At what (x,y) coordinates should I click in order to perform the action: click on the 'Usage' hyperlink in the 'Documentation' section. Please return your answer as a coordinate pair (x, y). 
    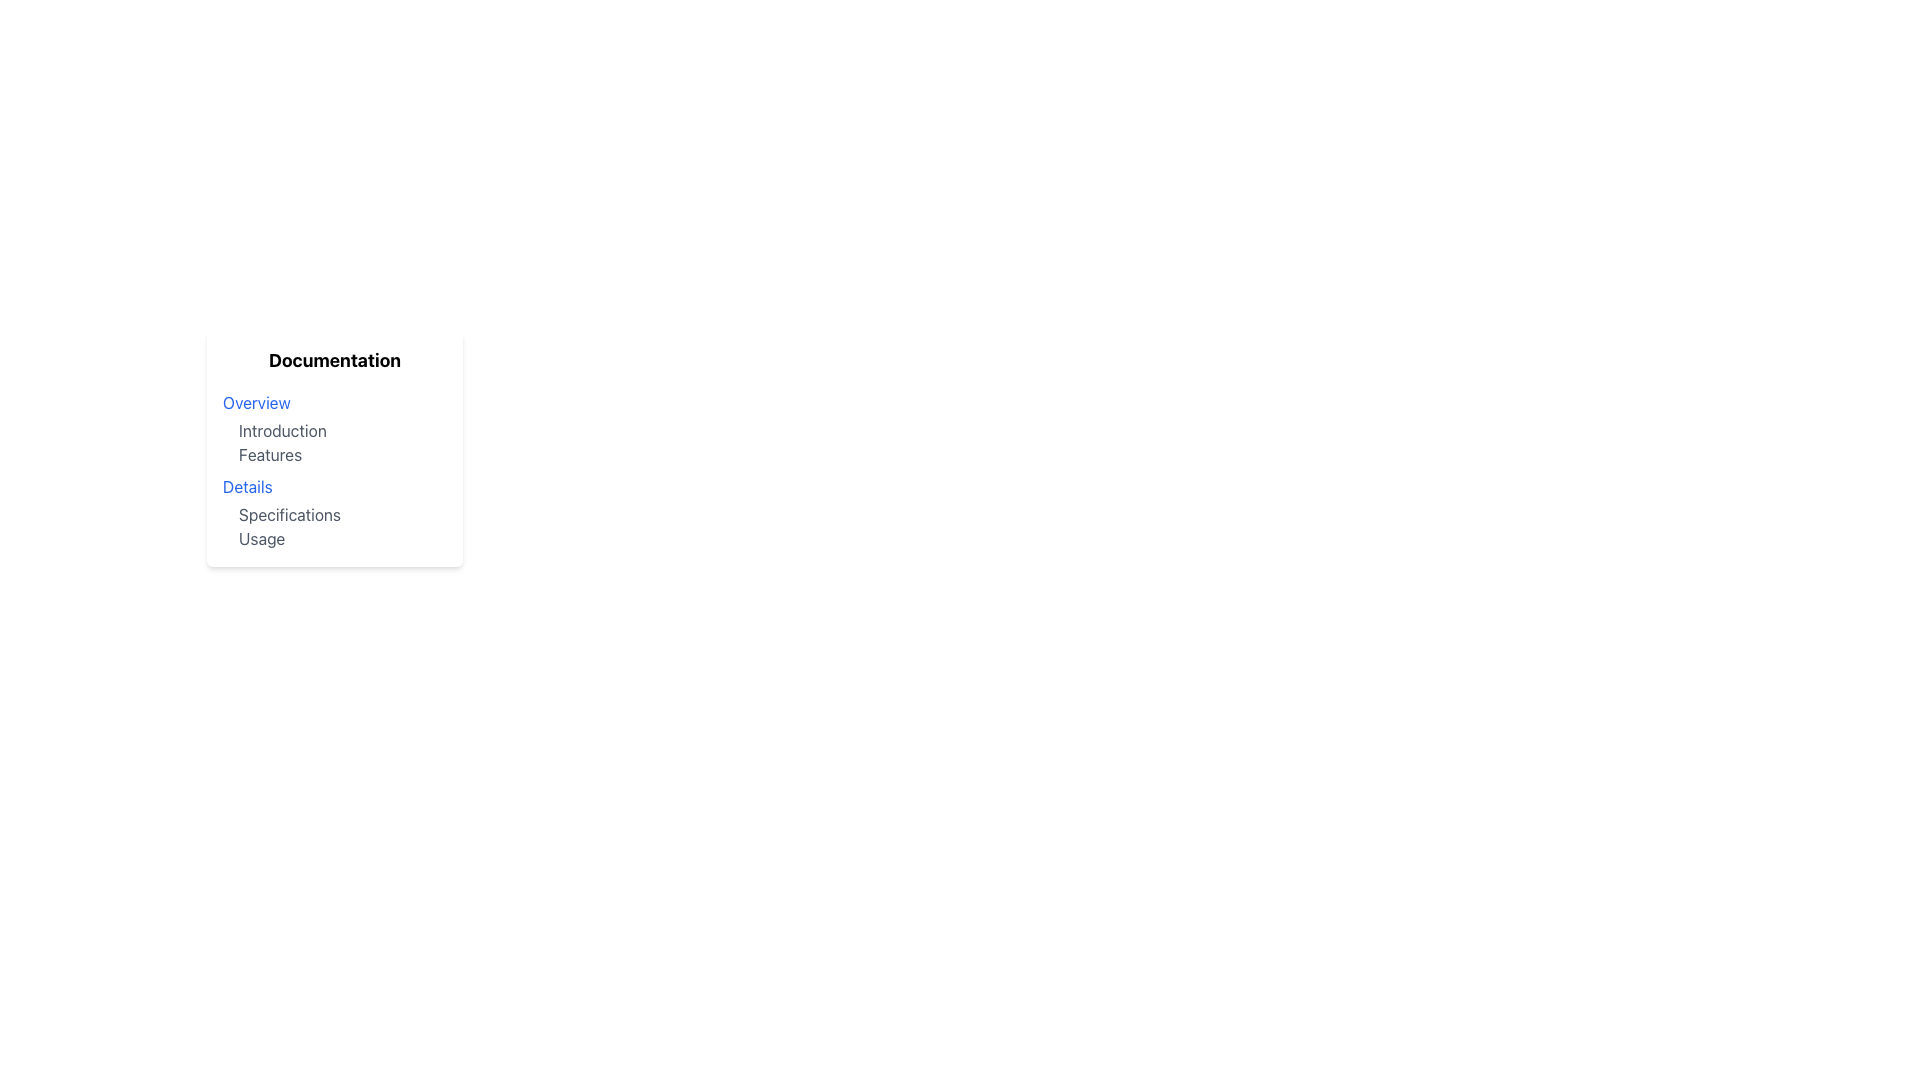
    Looking at the image, I should click on (261, 538).